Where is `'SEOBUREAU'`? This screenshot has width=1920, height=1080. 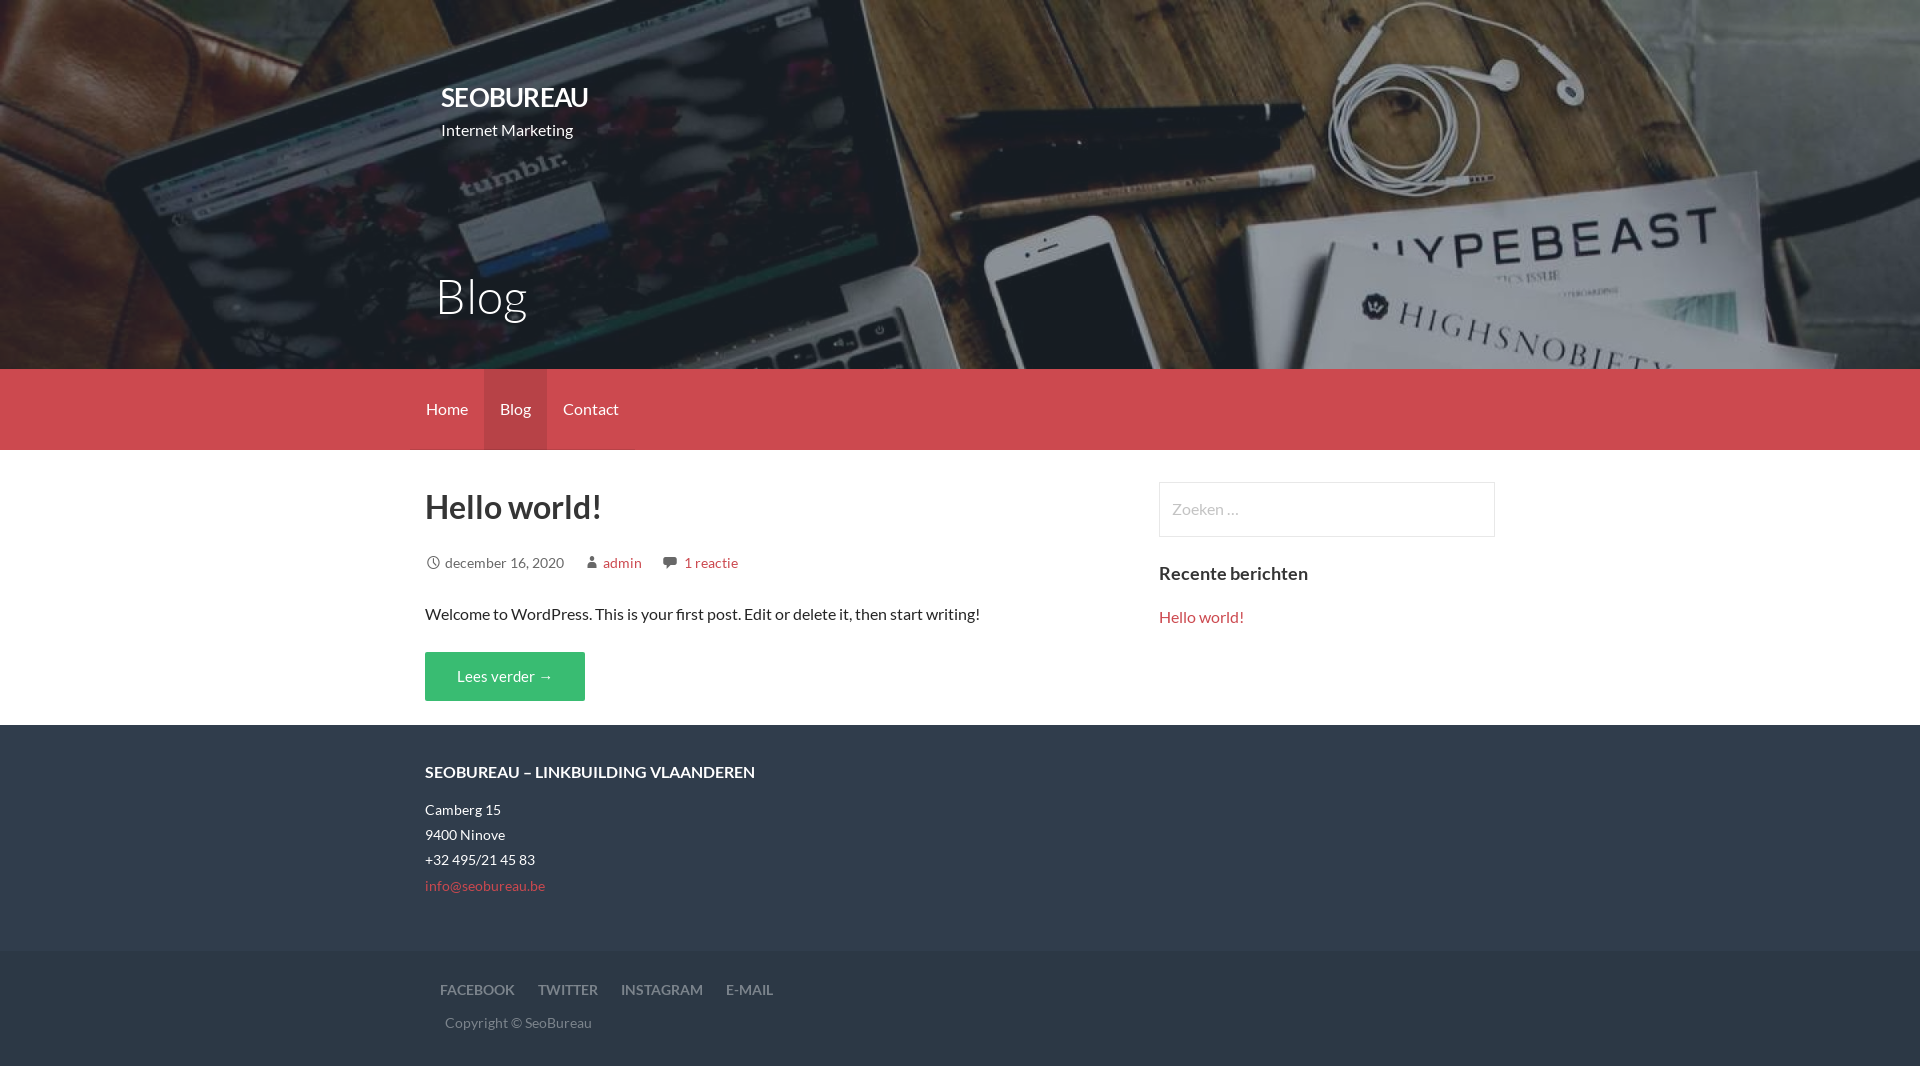
'SEOBUREAU' is located at coordinates (514, 96).